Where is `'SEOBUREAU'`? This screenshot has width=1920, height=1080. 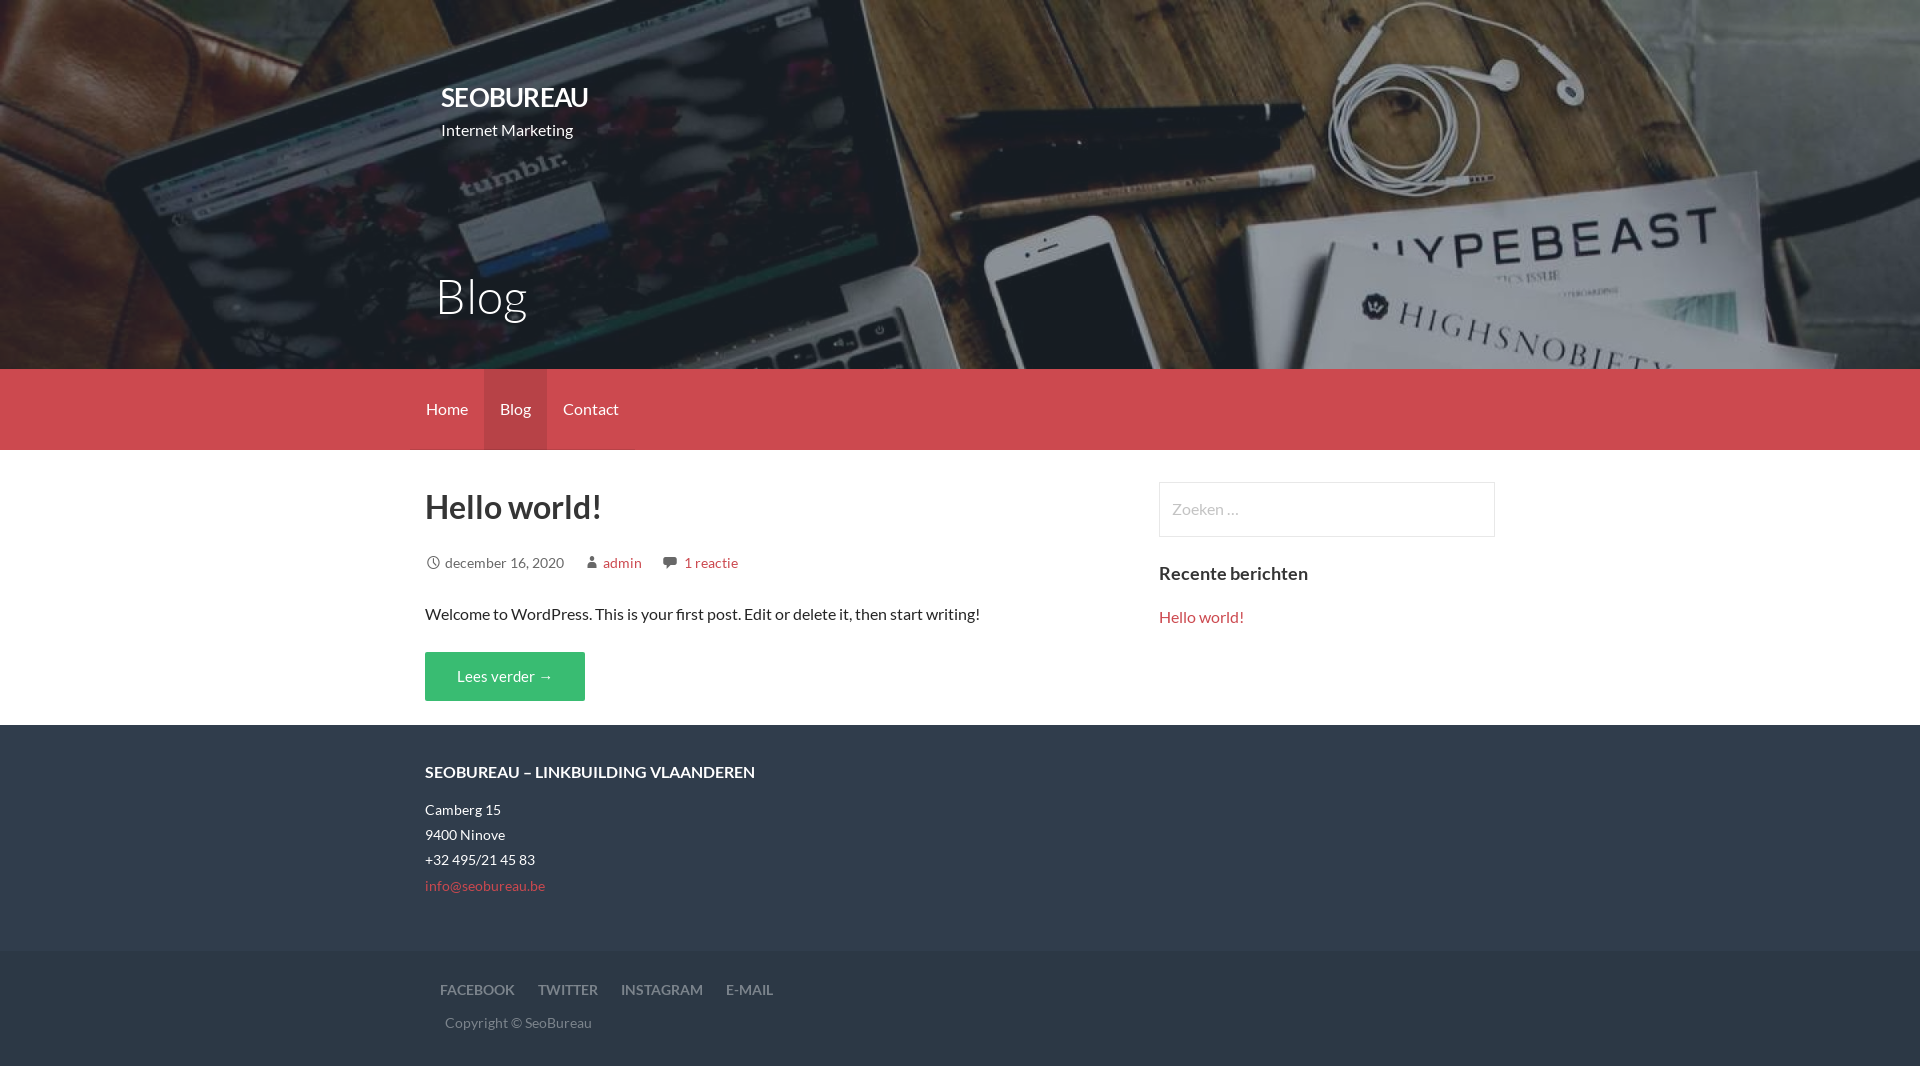
'SEOBUREAU' is located at coordinates (514, 96).